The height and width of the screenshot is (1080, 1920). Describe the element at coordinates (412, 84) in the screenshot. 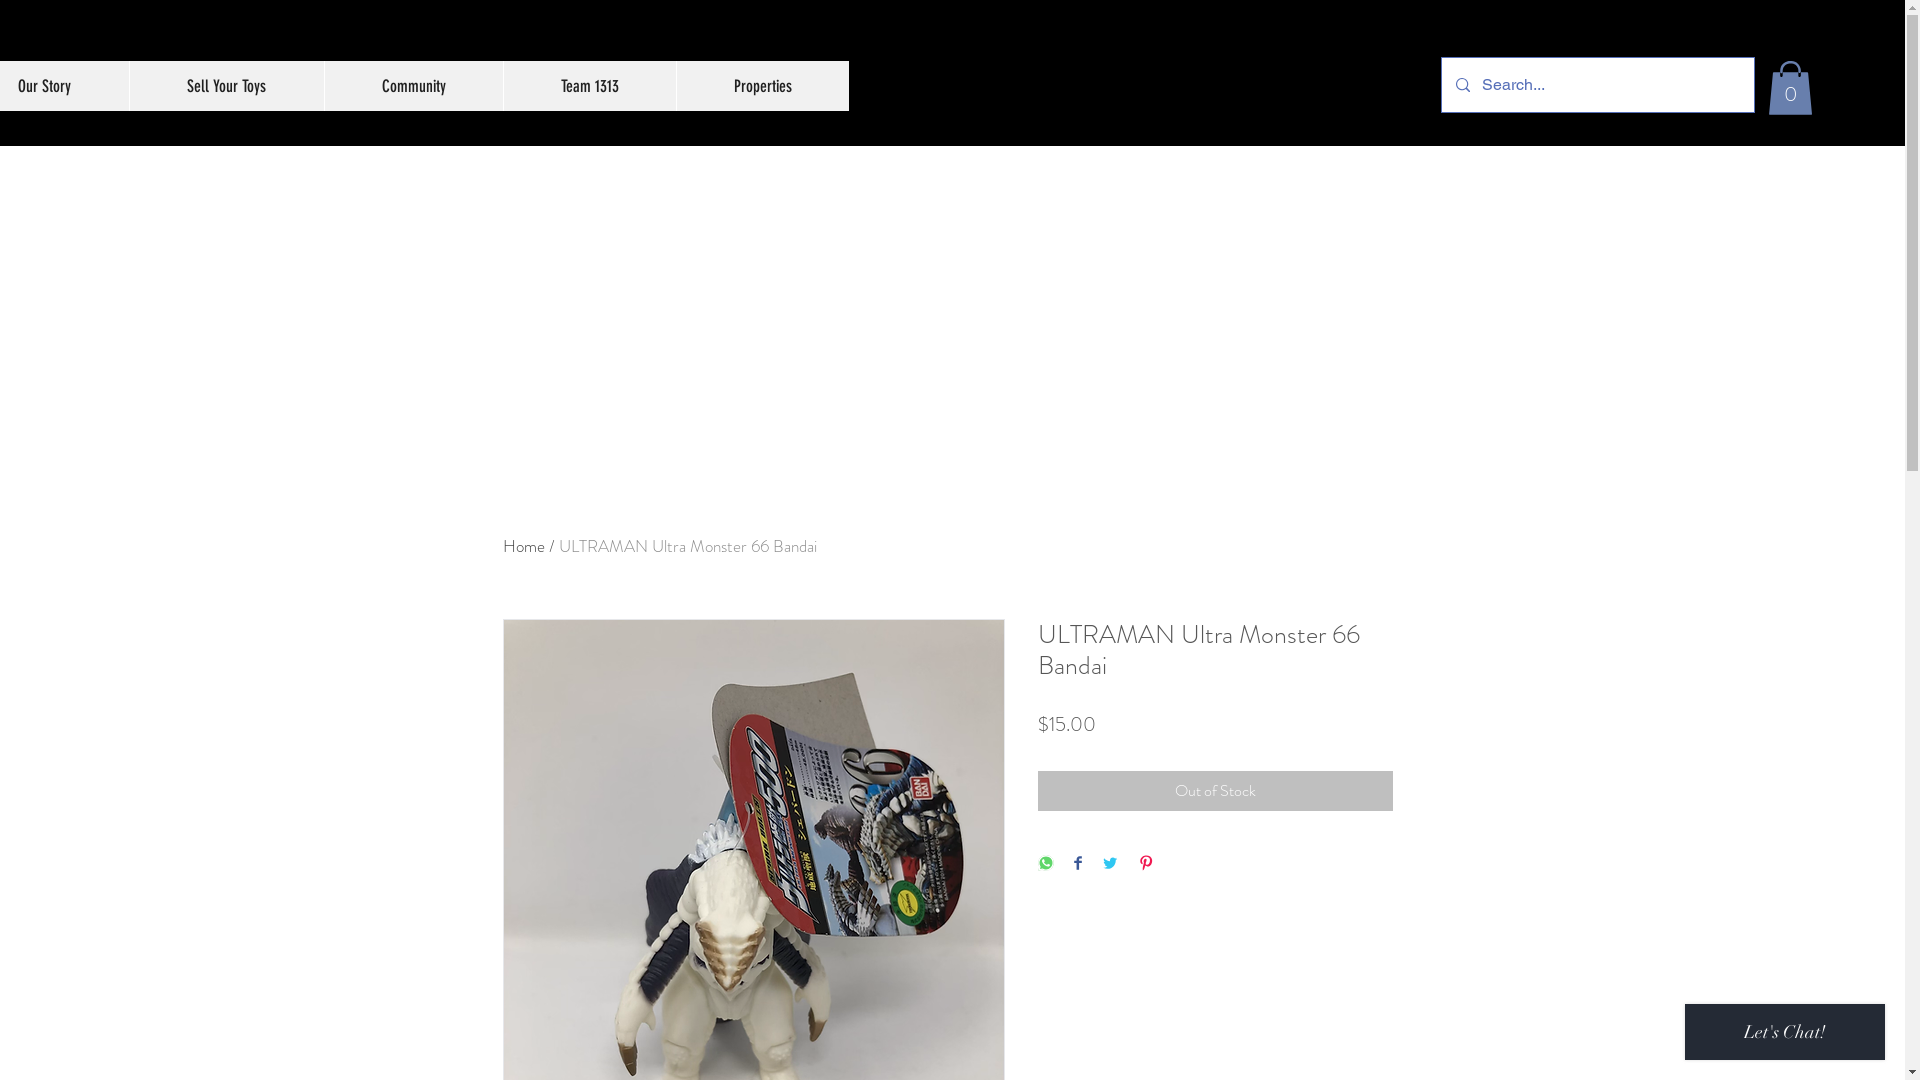

I see `'Community'` at that location.